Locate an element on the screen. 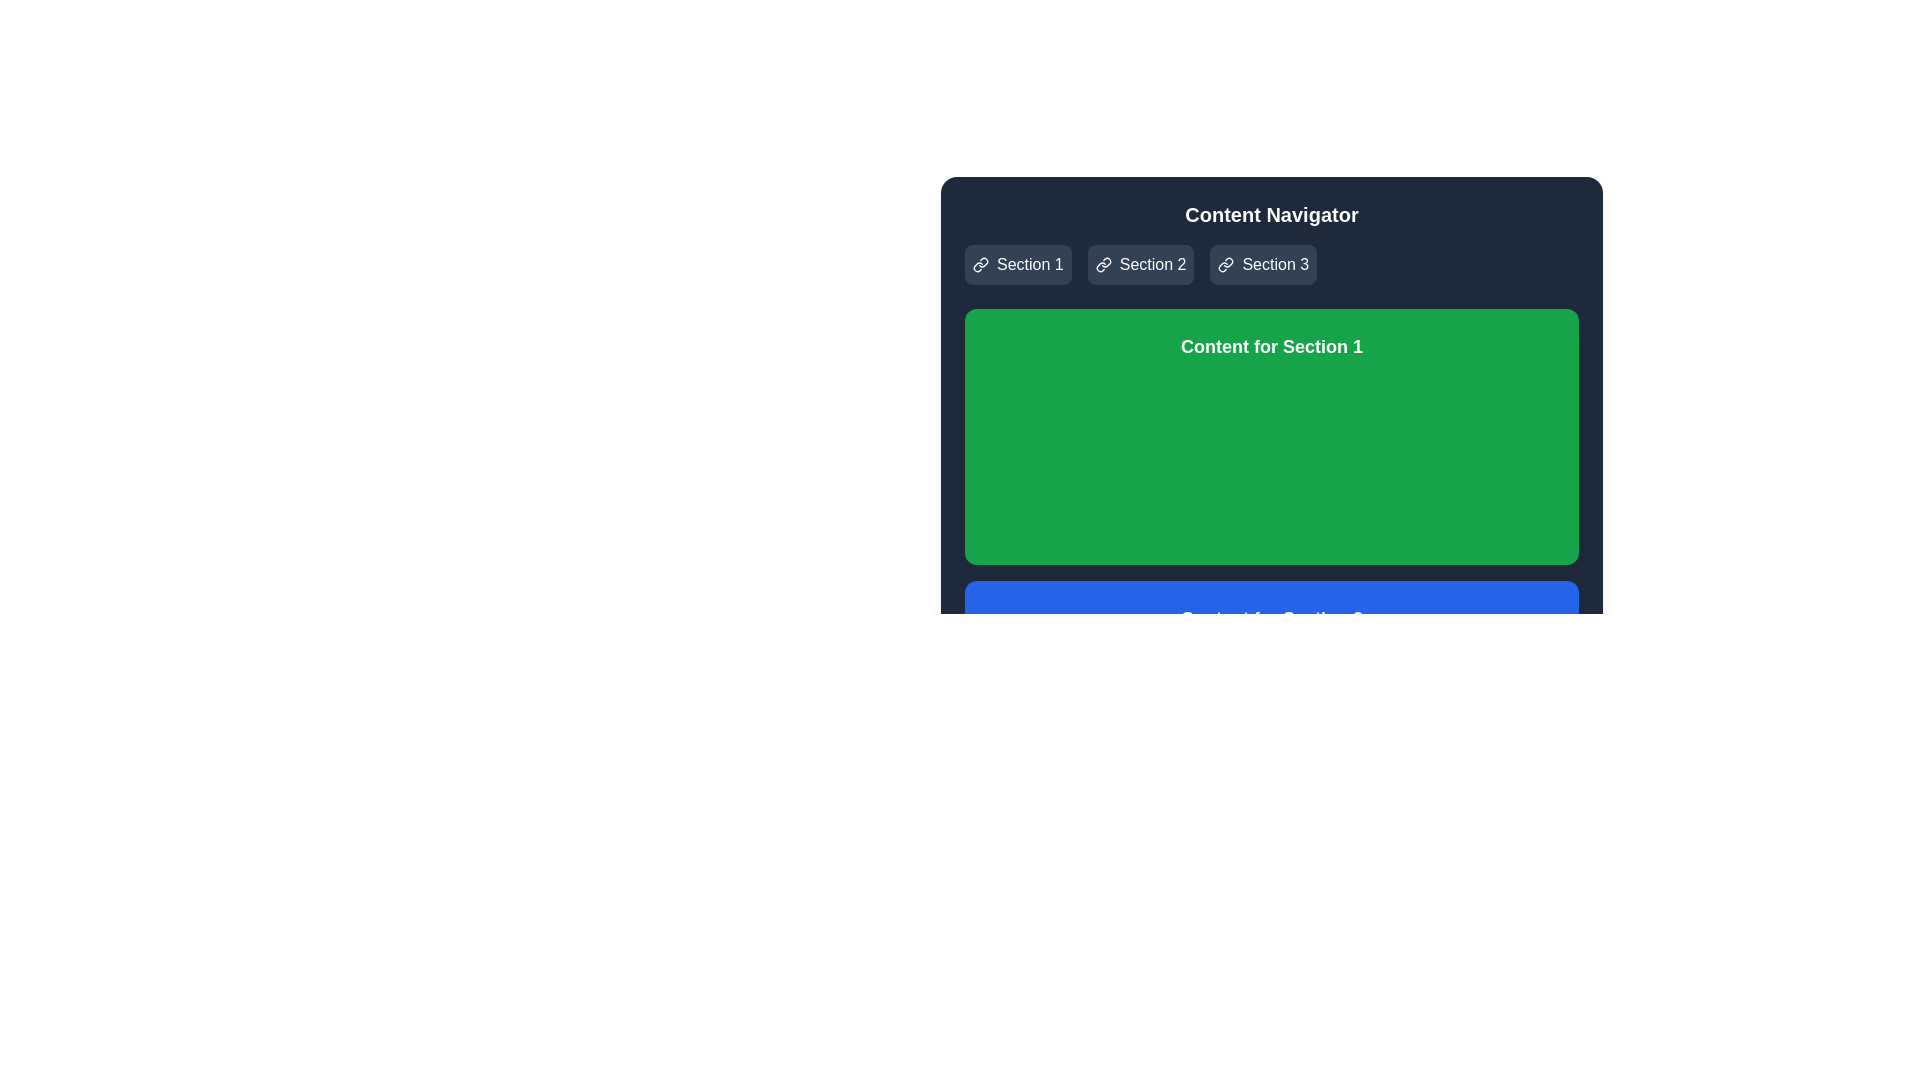 The height and width of the screenshot is (1080, 1920). the 'Section 2' tab-like button with a link icon is located at coordinates (1141, 264).